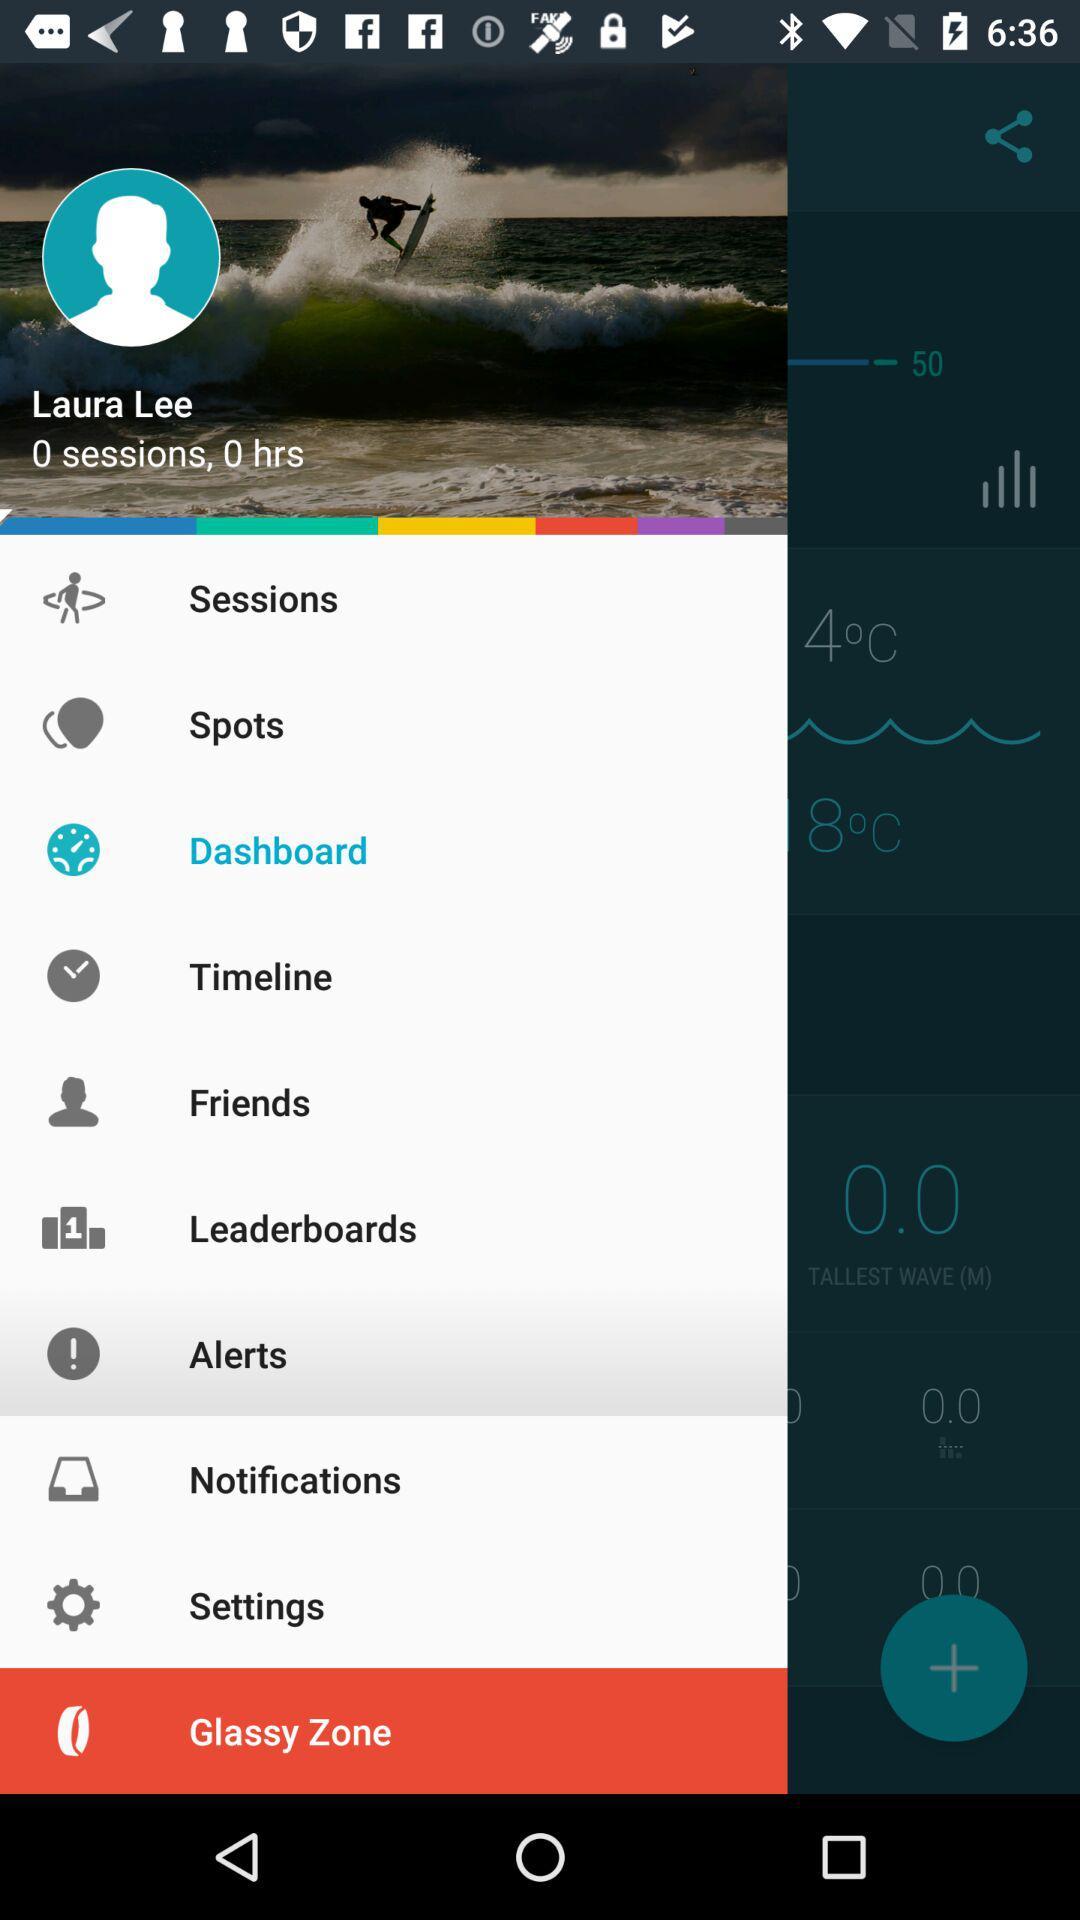 This screenshot has height=1920, width=1080. I want to click on the share icon, so click(1008, 135).